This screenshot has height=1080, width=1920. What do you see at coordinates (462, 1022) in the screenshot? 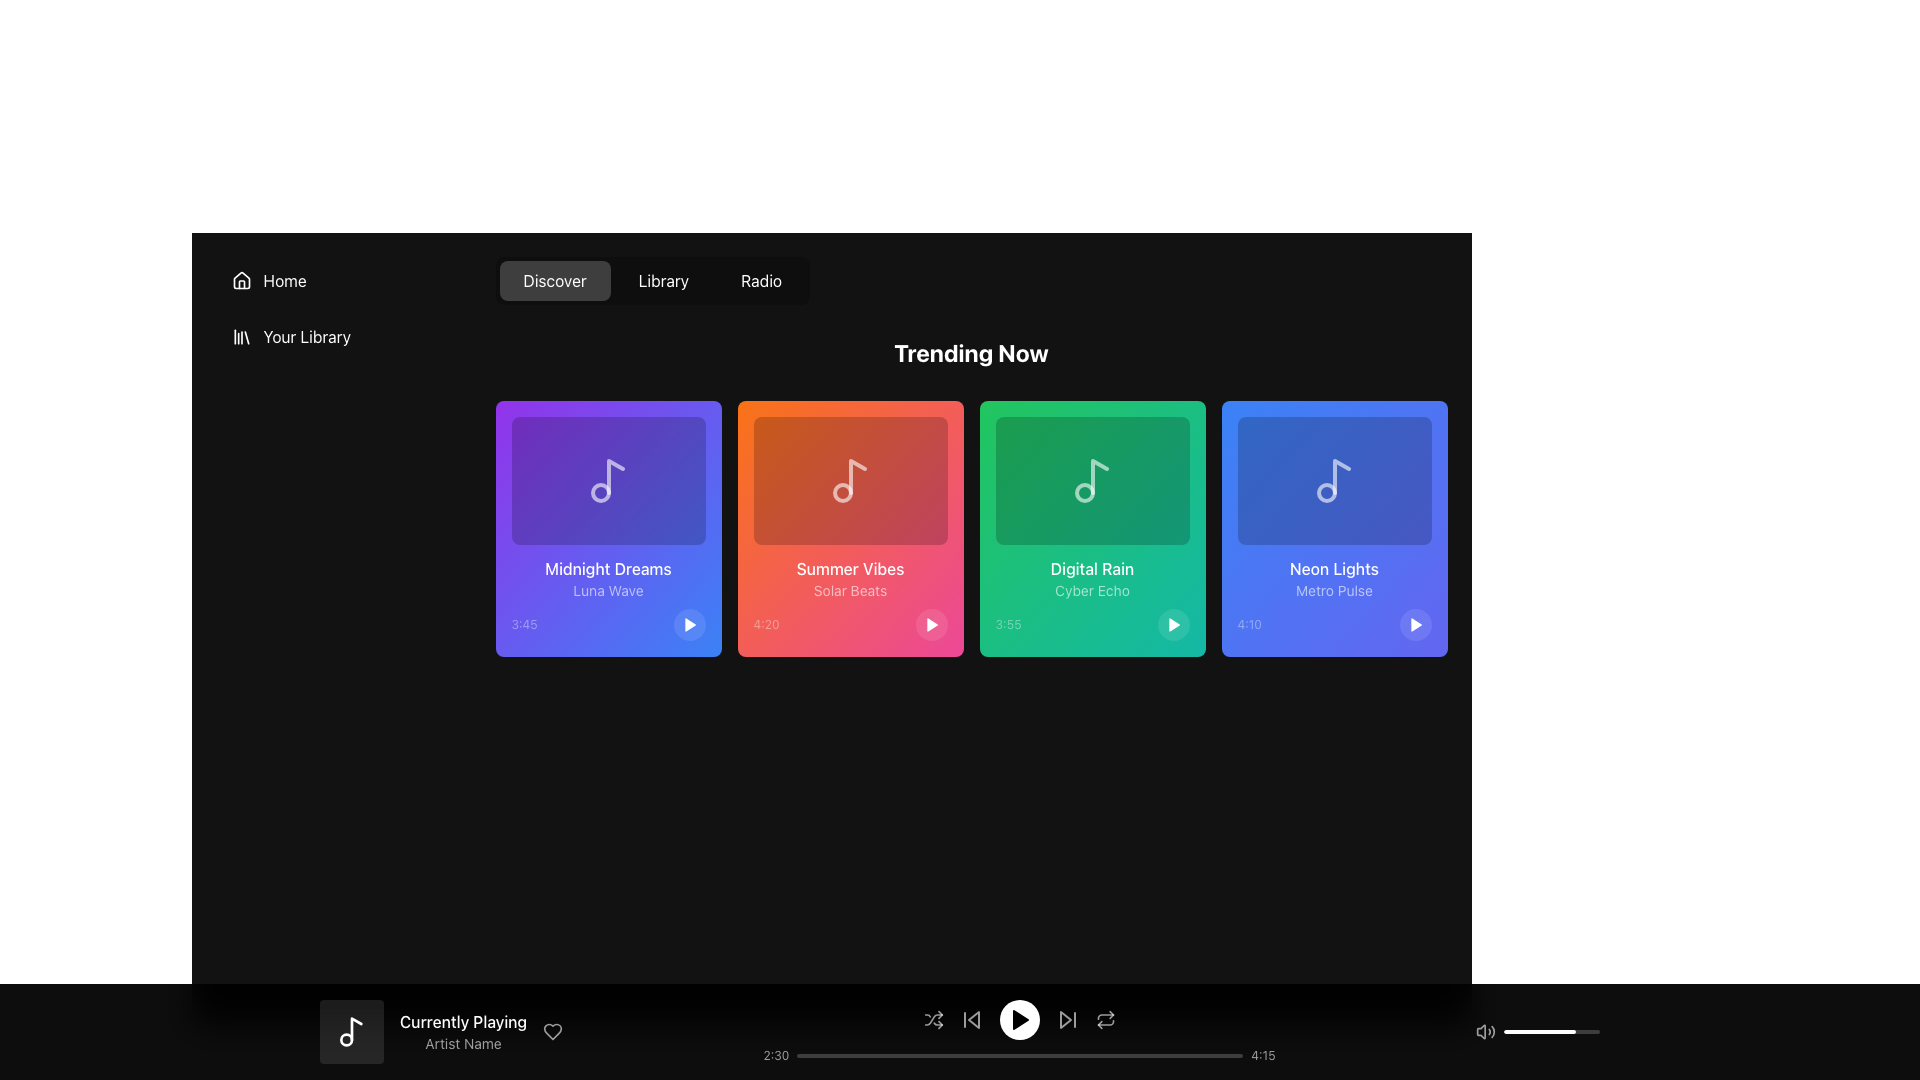
I see `the 'Currently Playing' label, which is prominently displayed in bold white text on a solid black background, located on the left side of the player control bar at the bottom of the interface` at bounding box center [462, 1022].